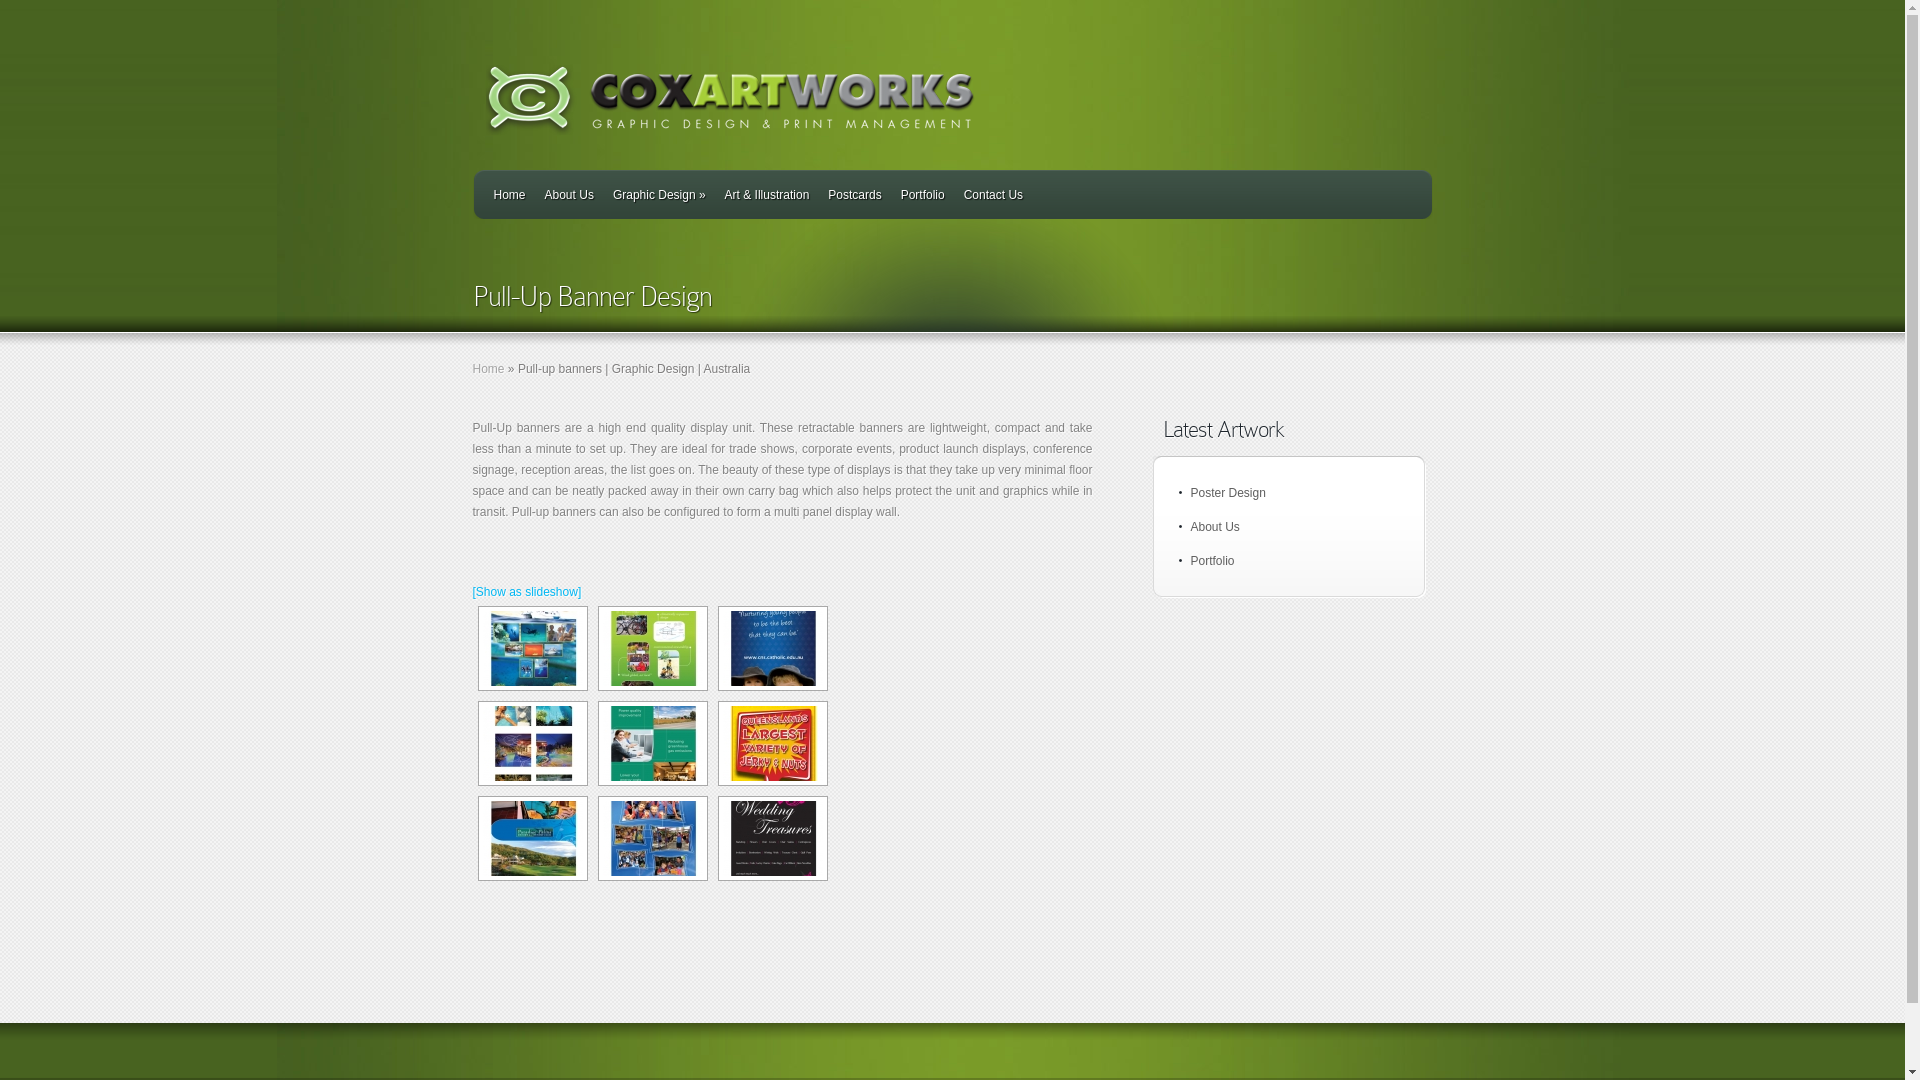 This screenshot has height=1080, width=1920. Describe the element at coordinates (652, 838) in the screenshot. I see `'STThomasBannerstand'` at that location.